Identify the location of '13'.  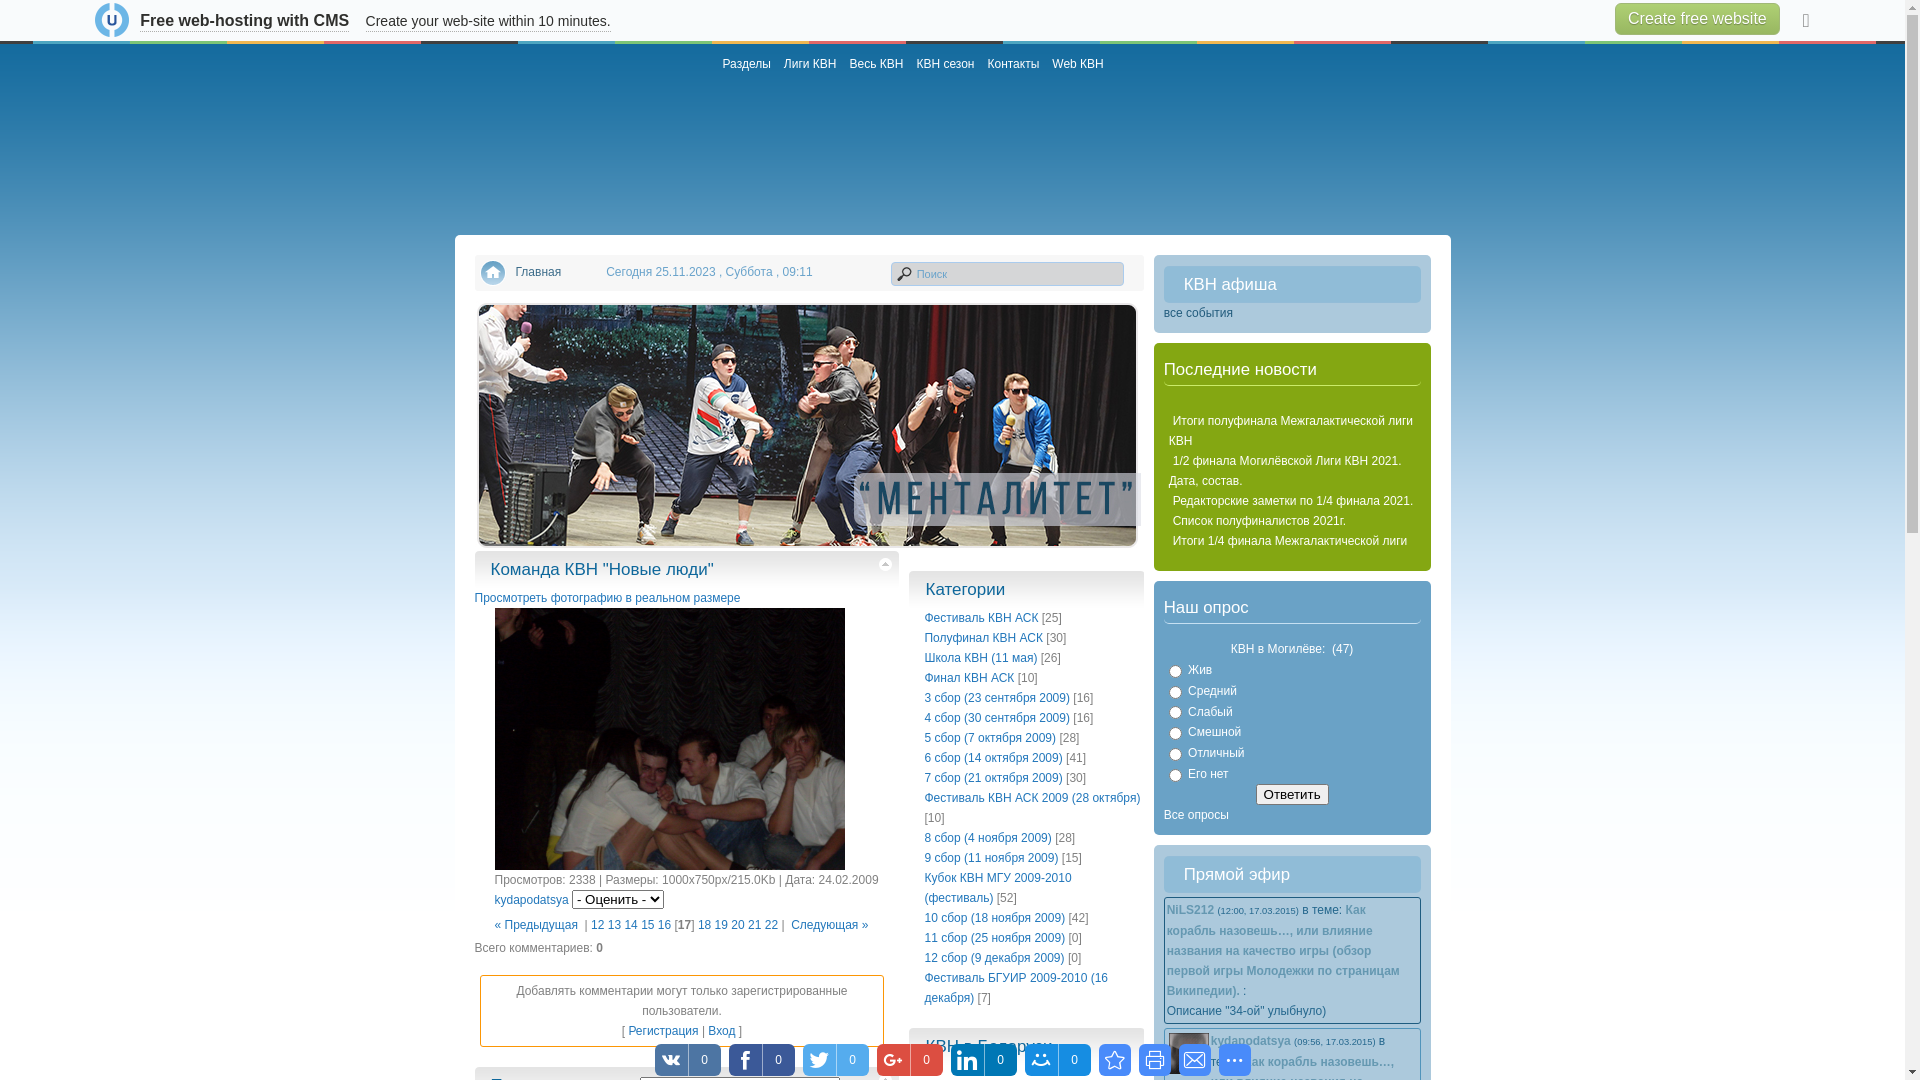
(613, 925).